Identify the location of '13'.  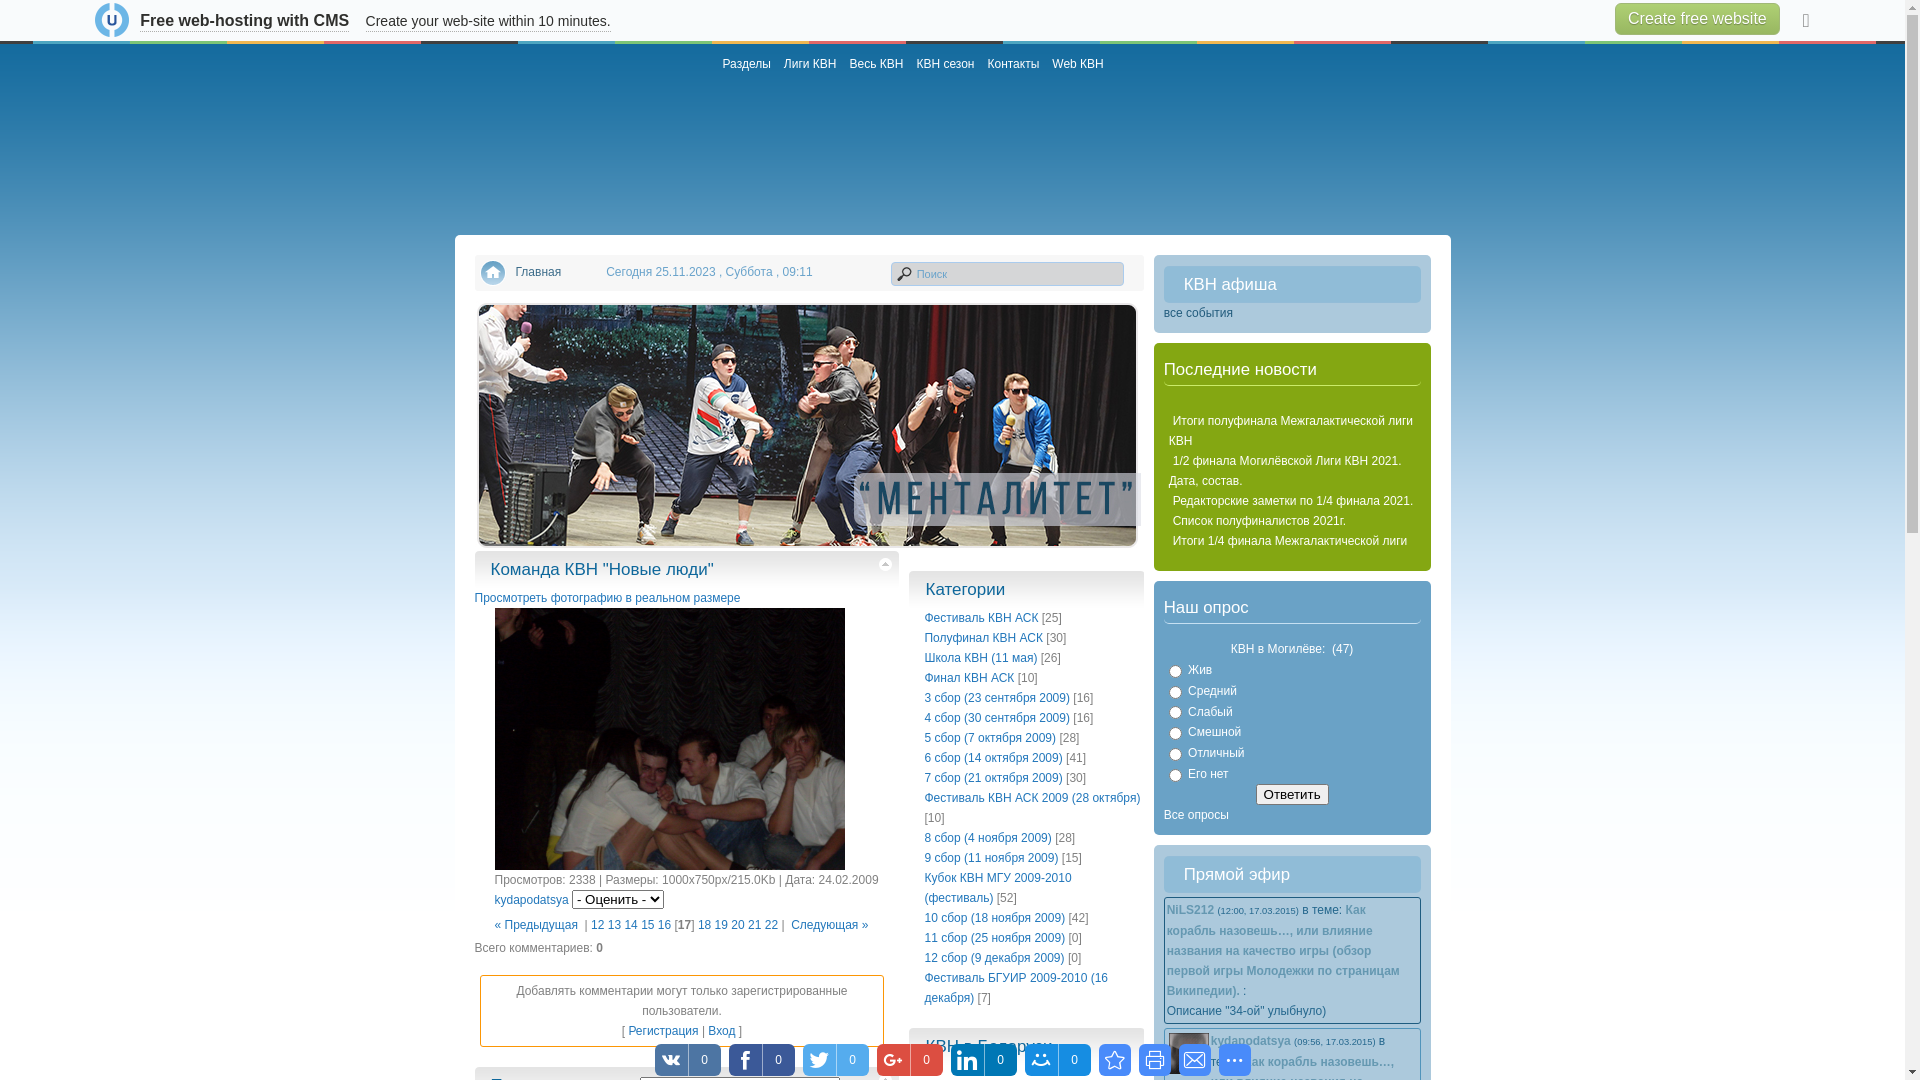
(613, 925).